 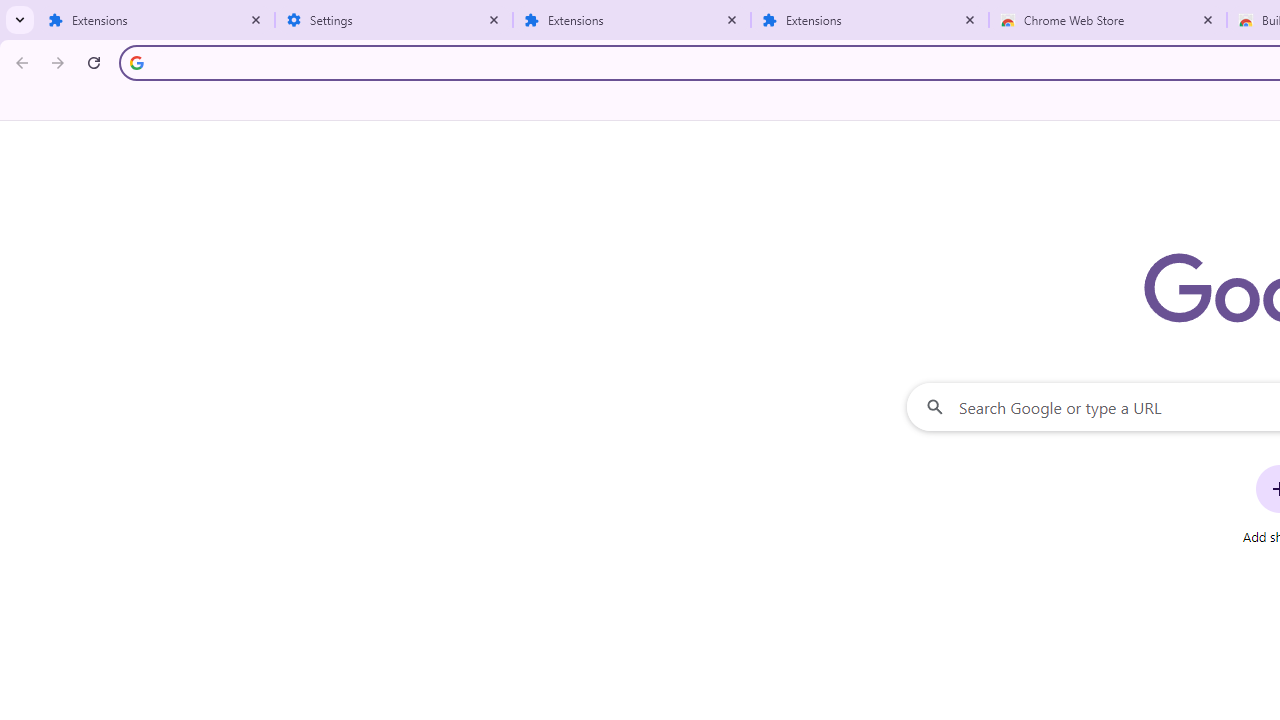 What do you see at coordinates (1107, 20) in the screenshot?
I see `'Chrome Web Store'` at bounding box center [1107, 20].